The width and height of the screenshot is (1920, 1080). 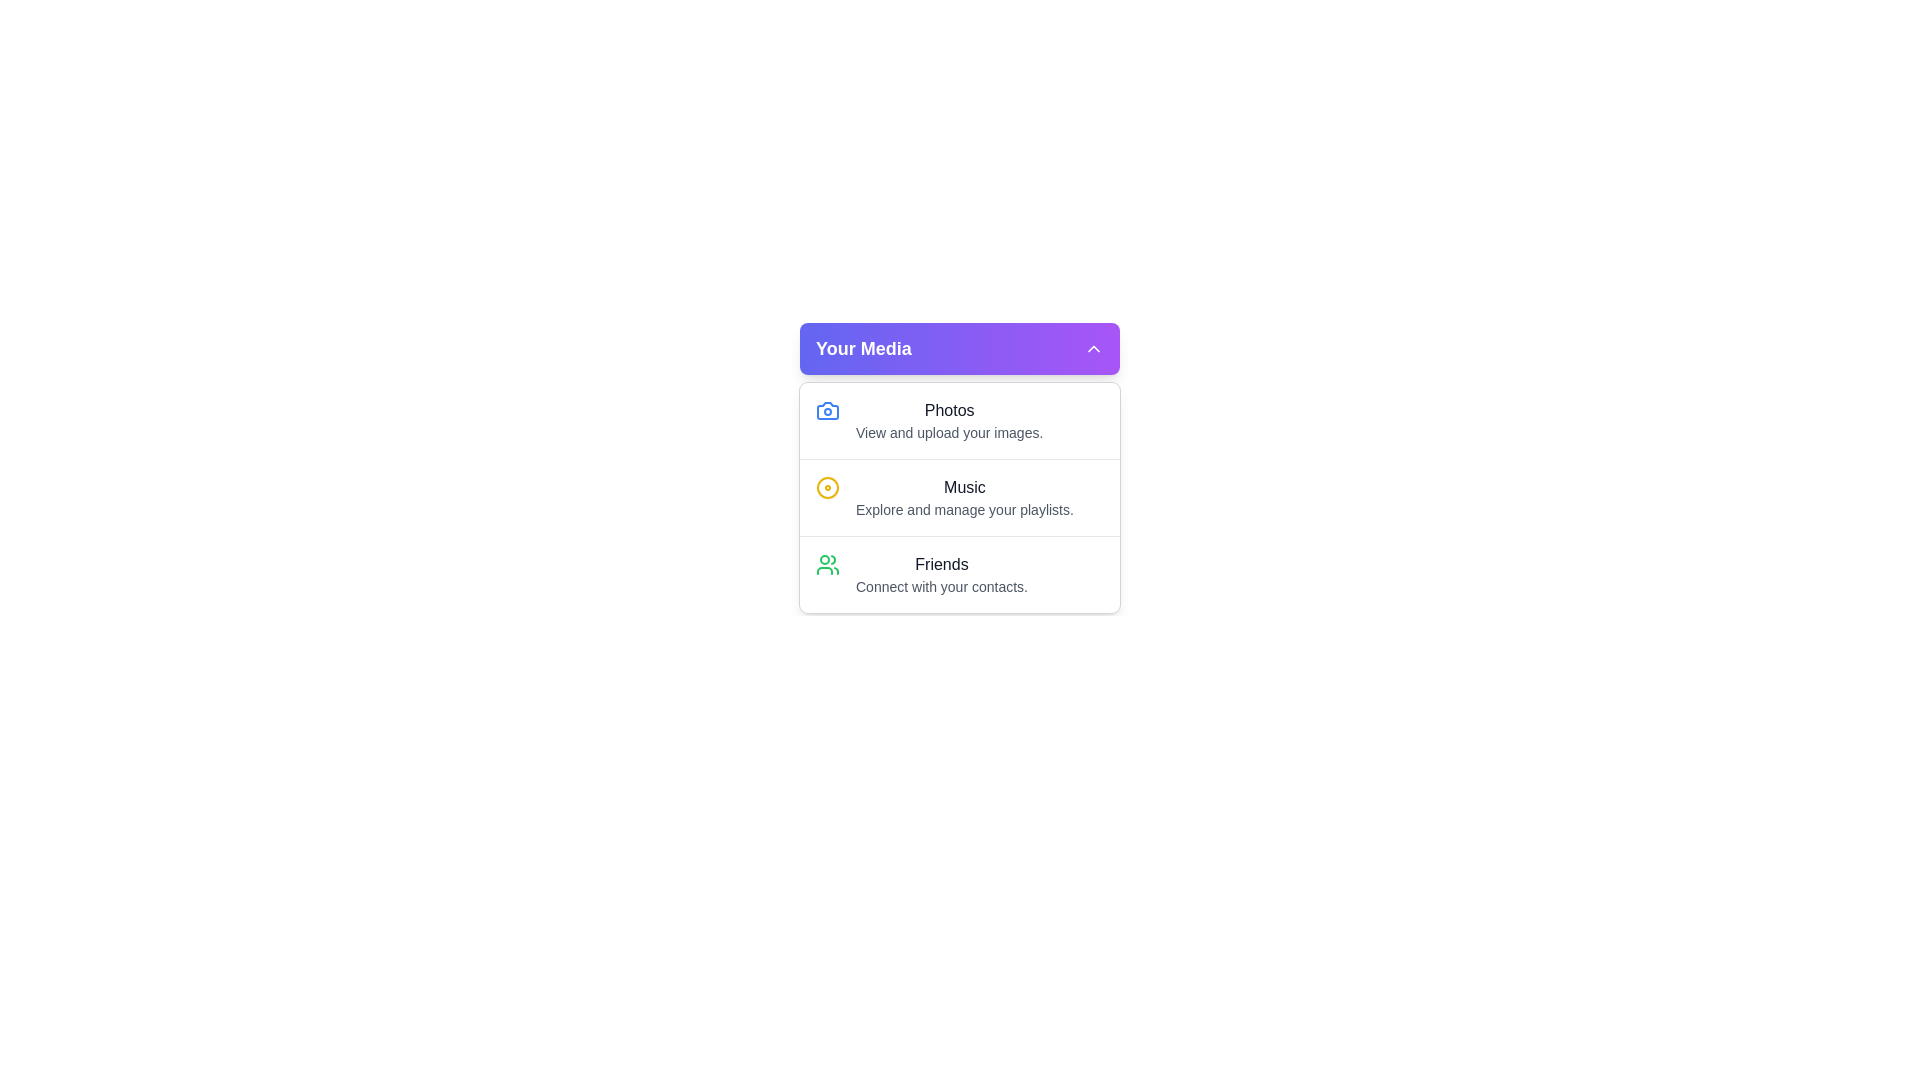 What do you see at coordinates (948, 419) in the screenshot?
I see `the 'Photos' text label element, which consists of the bold text 'Photos' and the smaller text 'View and upload your images.', located in the 'Your Media' section next to a blue camera icon` at bounding box center [948, 419].